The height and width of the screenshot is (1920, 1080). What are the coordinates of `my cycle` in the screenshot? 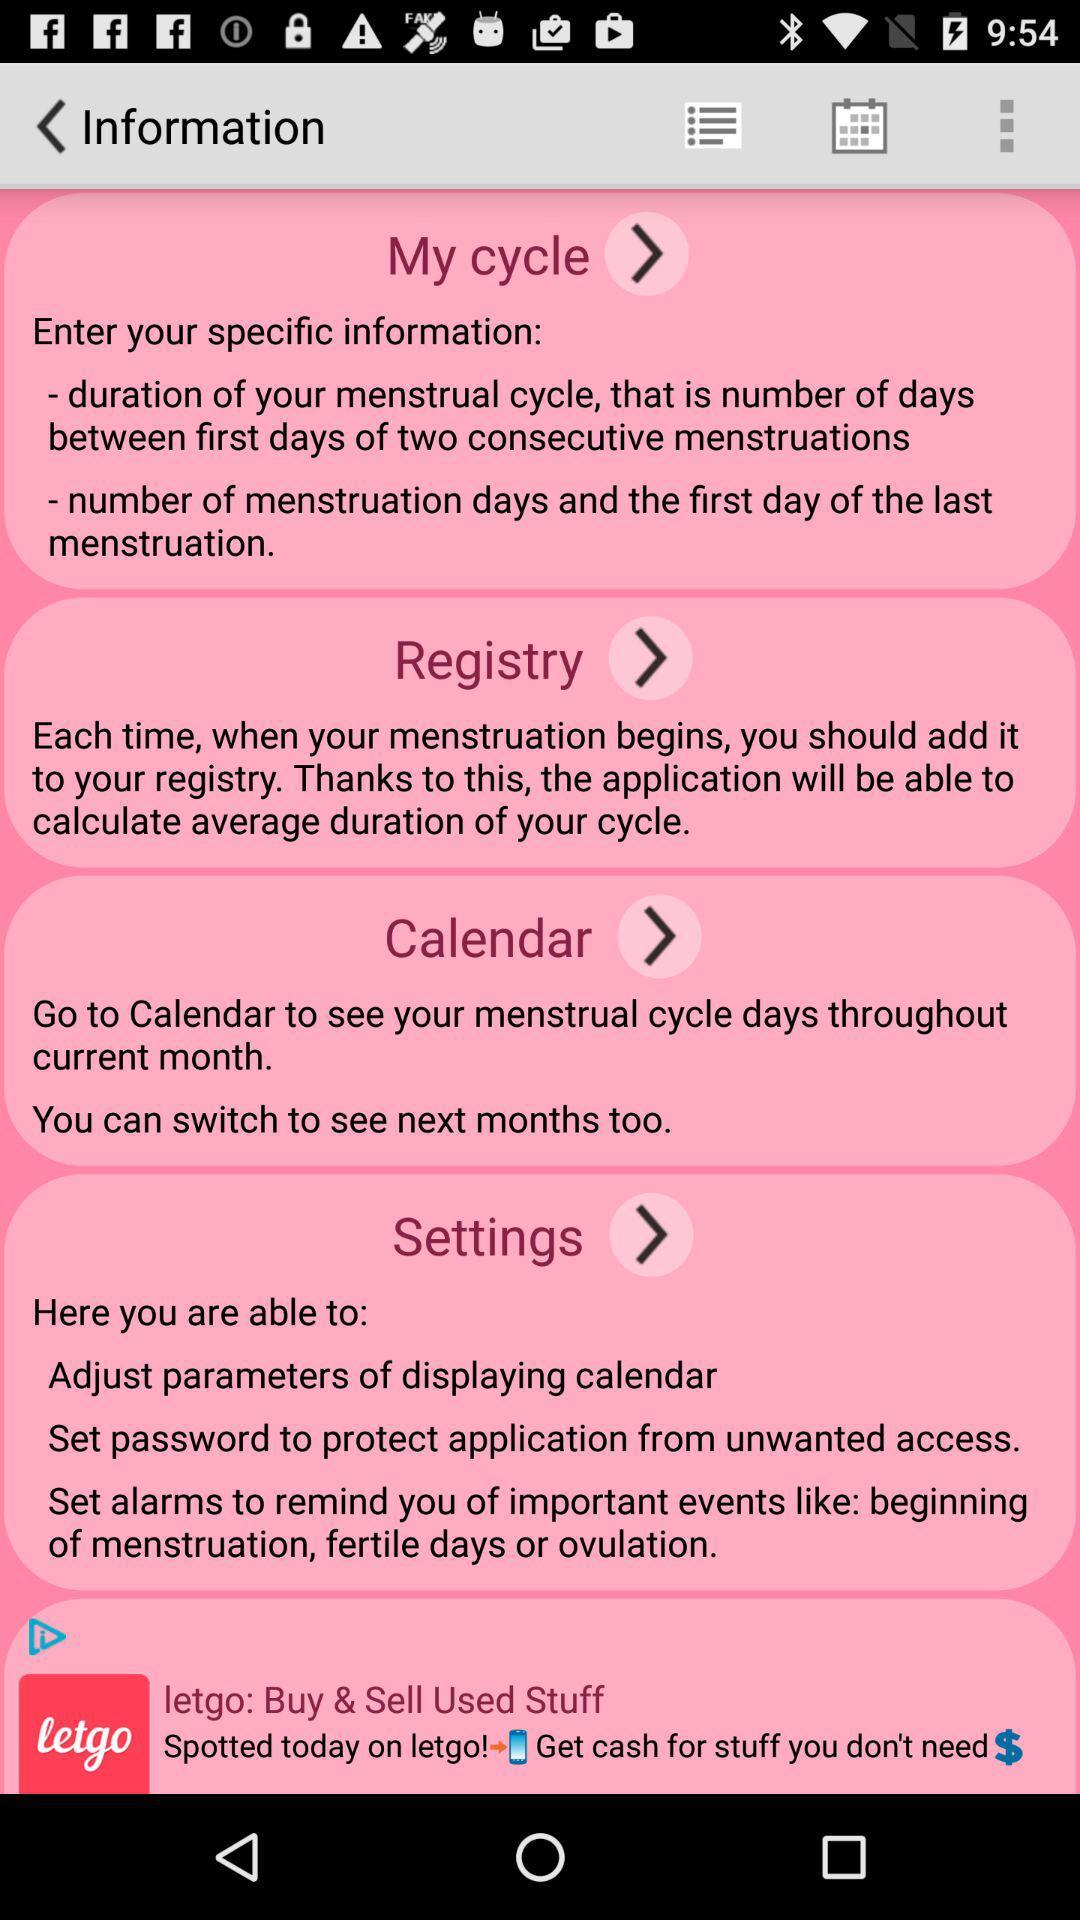 It's located at (646, 252).